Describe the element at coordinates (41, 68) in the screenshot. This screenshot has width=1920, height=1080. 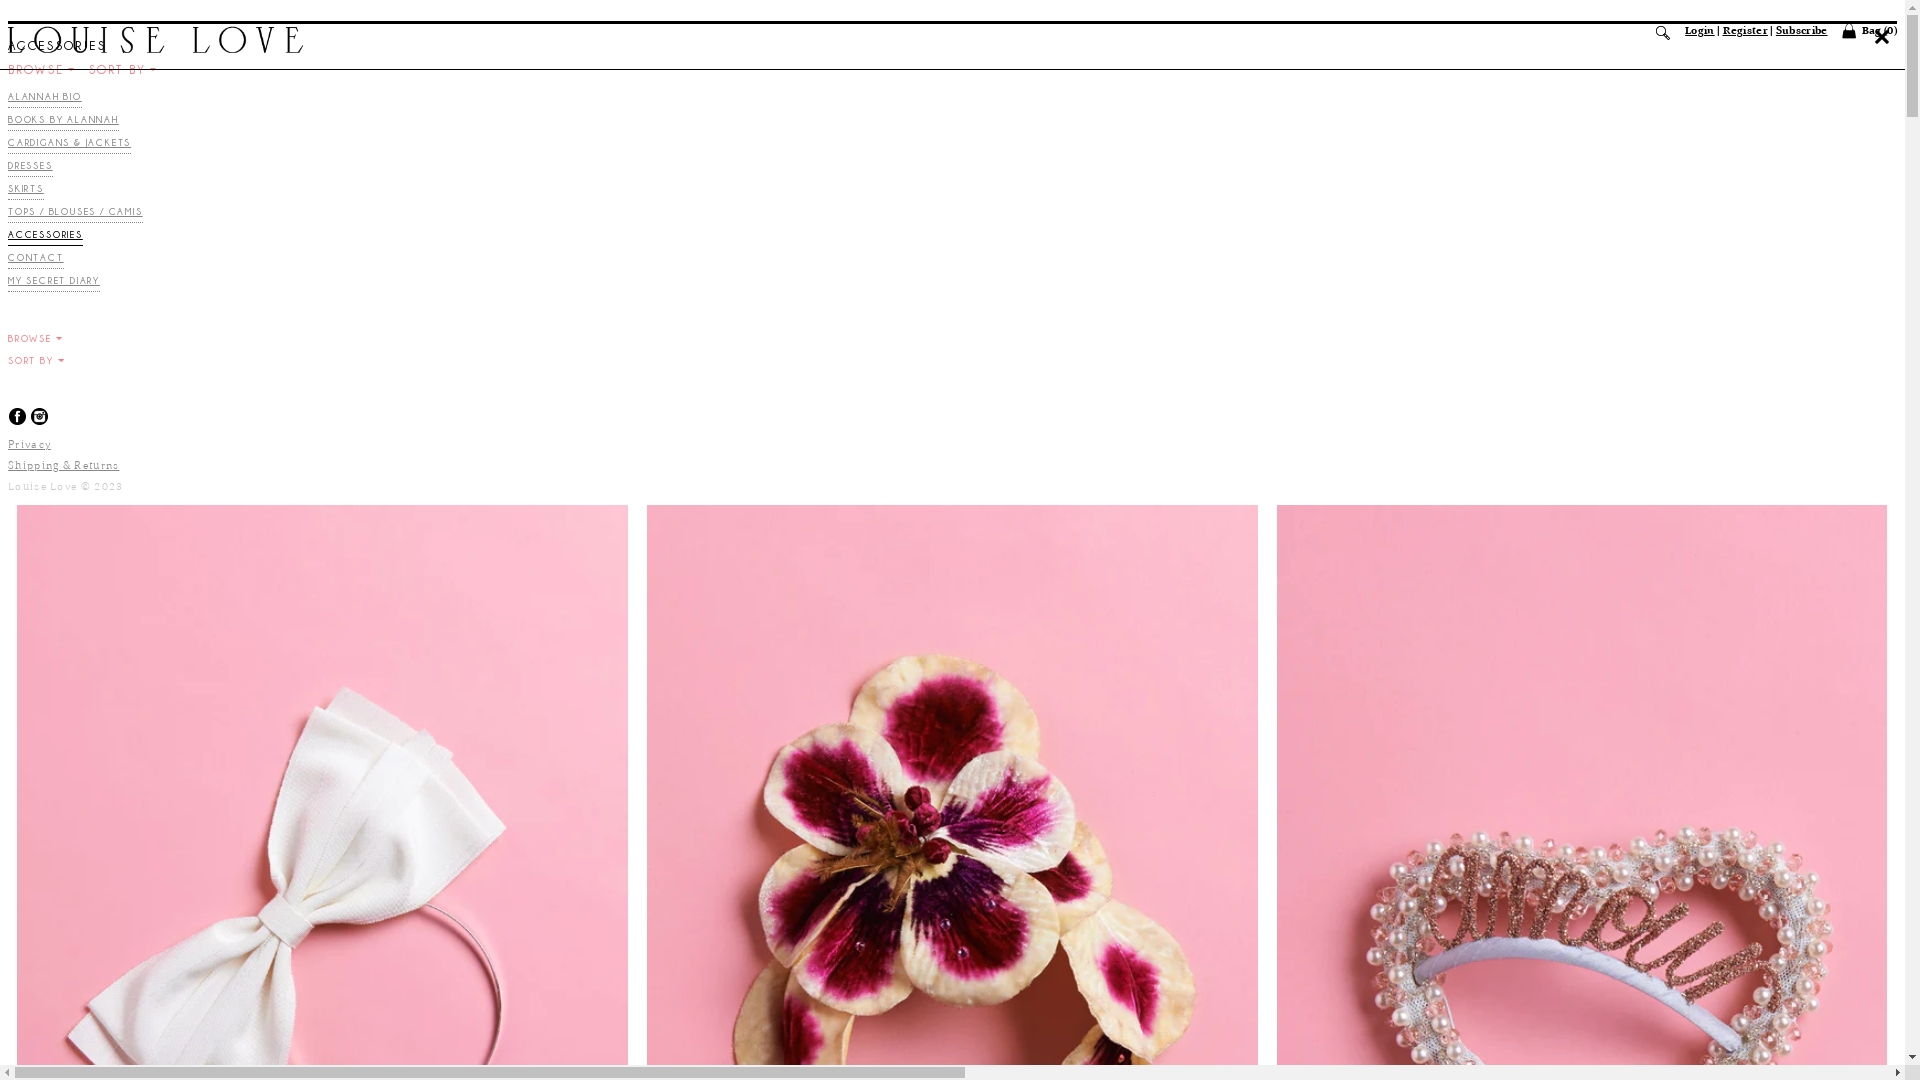
I see `'BROWSE'` at that location.